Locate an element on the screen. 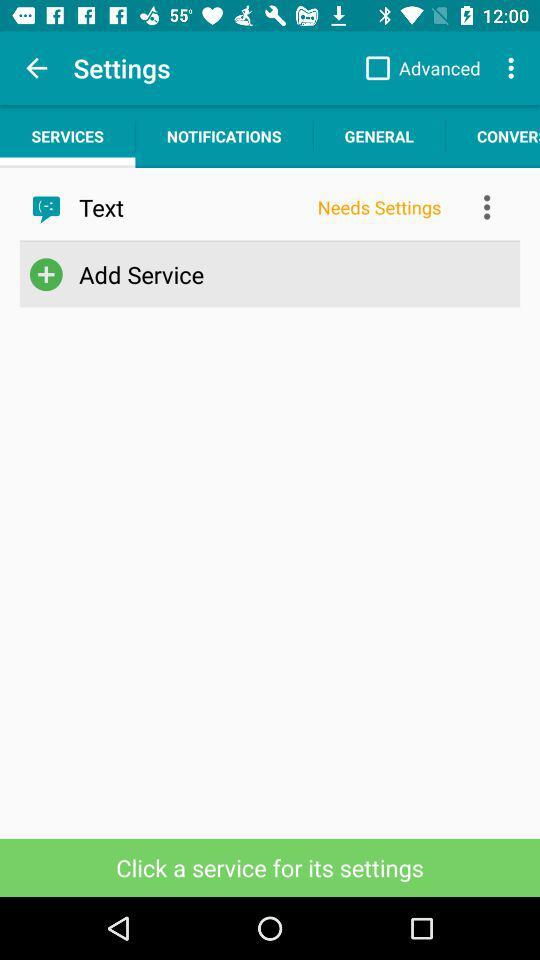  icon above the click a service app is located at coordinates (266, 273).